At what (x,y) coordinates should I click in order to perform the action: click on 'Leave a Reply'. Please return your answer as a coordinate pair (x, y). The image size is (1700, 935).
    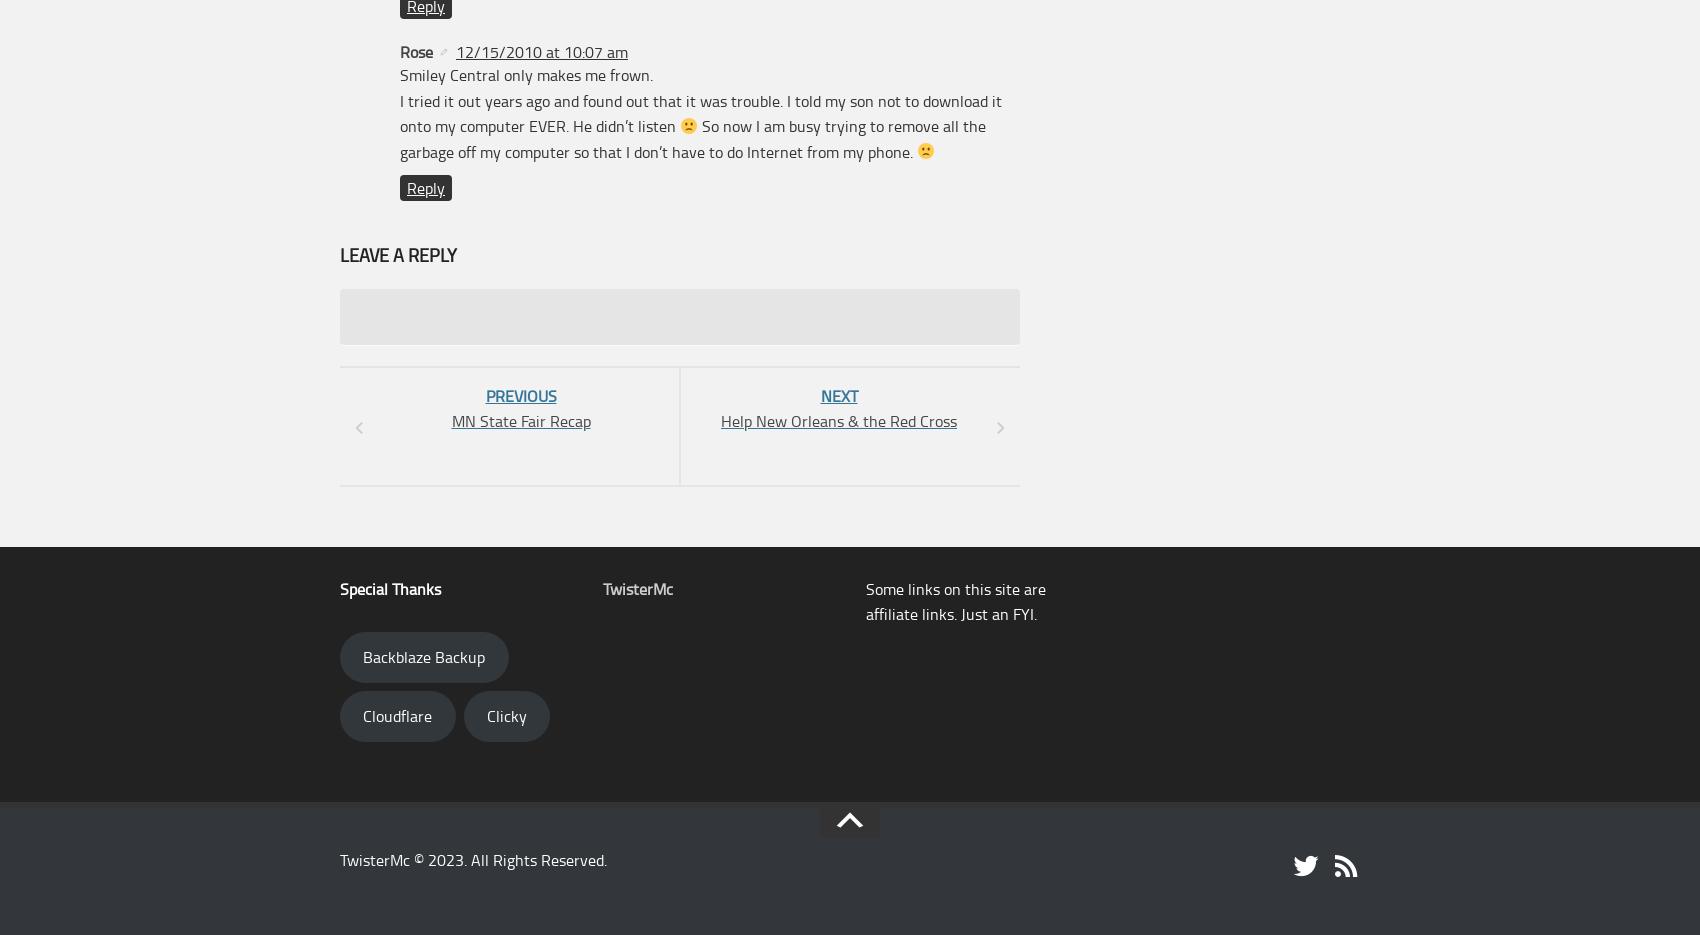
    Looking at the image, I should click on (397, 254).